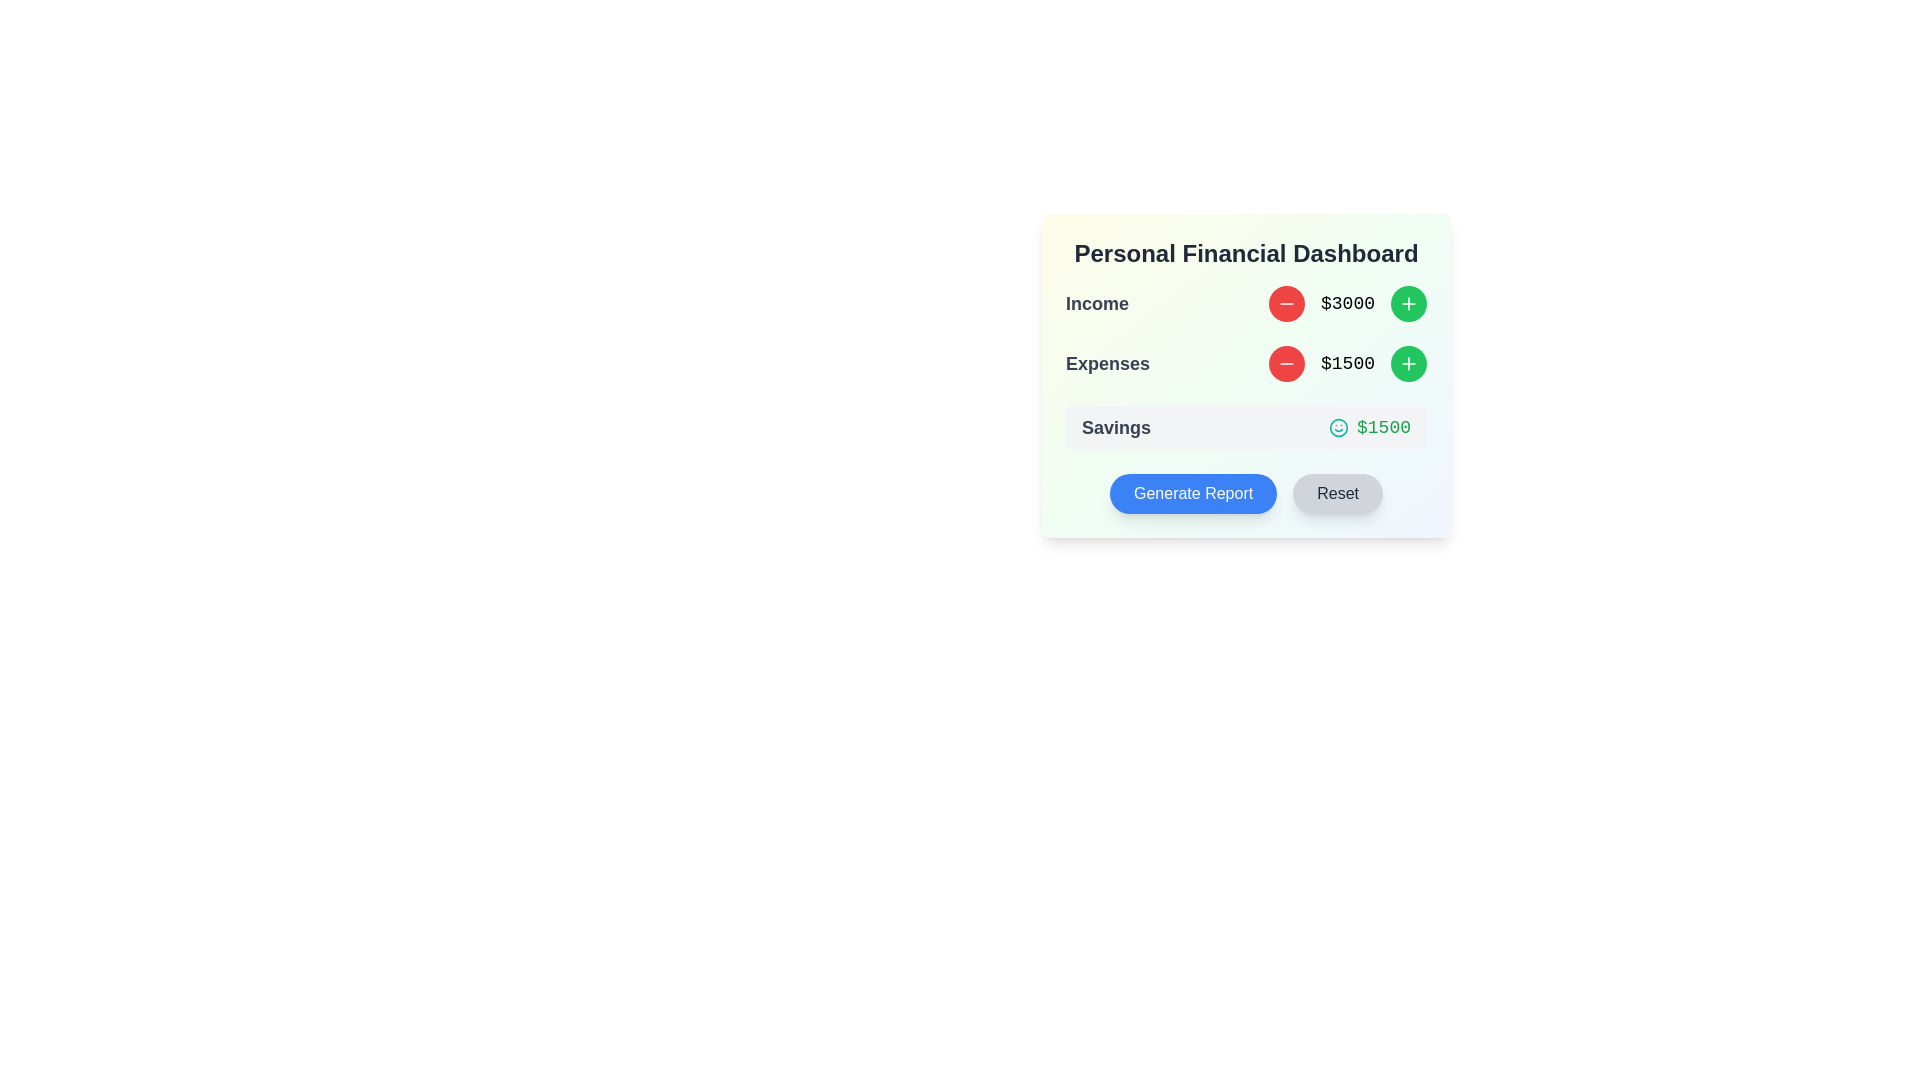 The height and width of the screenshot is (1080, 1920). I want to click on the 'Savings' text label element, which is styled with a large, bold, gray font and is positioned to the left of the monetary value '$1500' within the financial dashboard, so click(1115, 427).